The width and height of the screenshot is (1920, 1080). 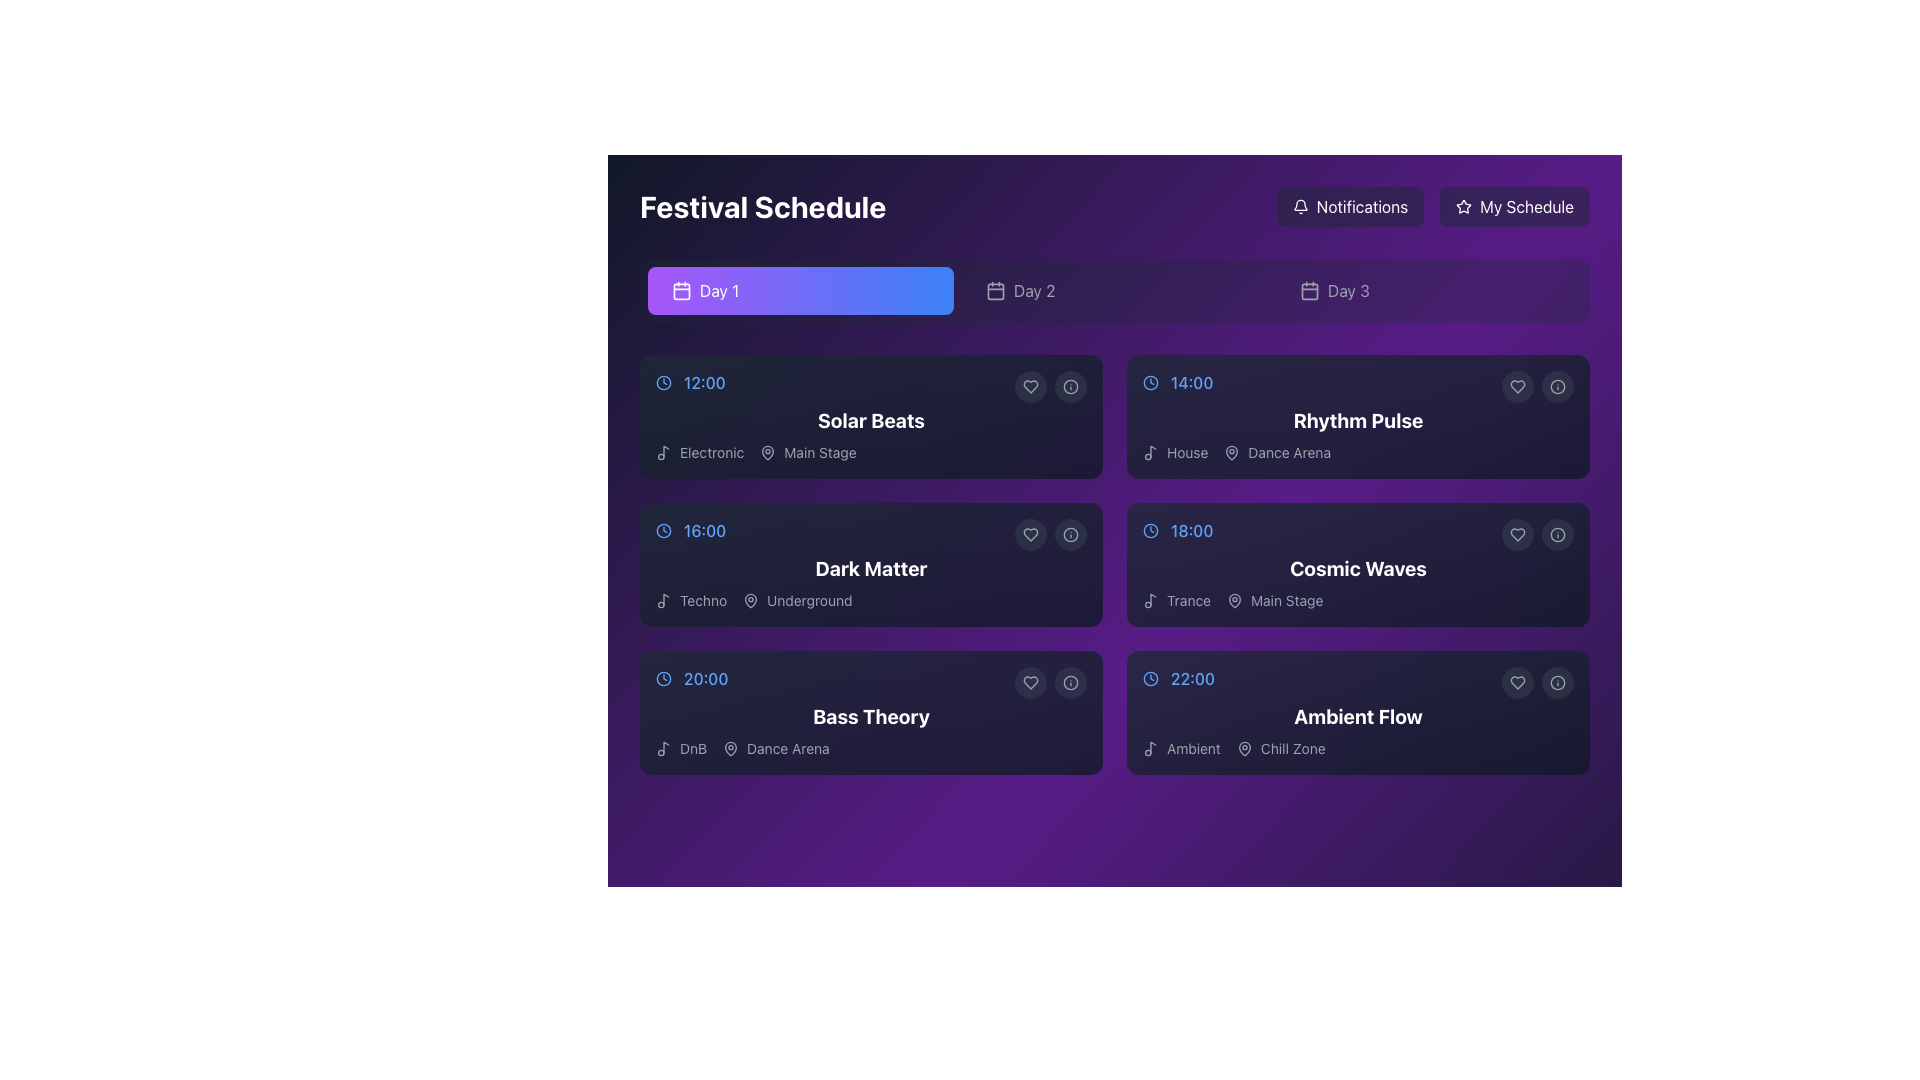 I want to click on the musical note icon located to the left of the 'Electronic' text in the schedule section under 'Day 1', so click(x=663, y=452).